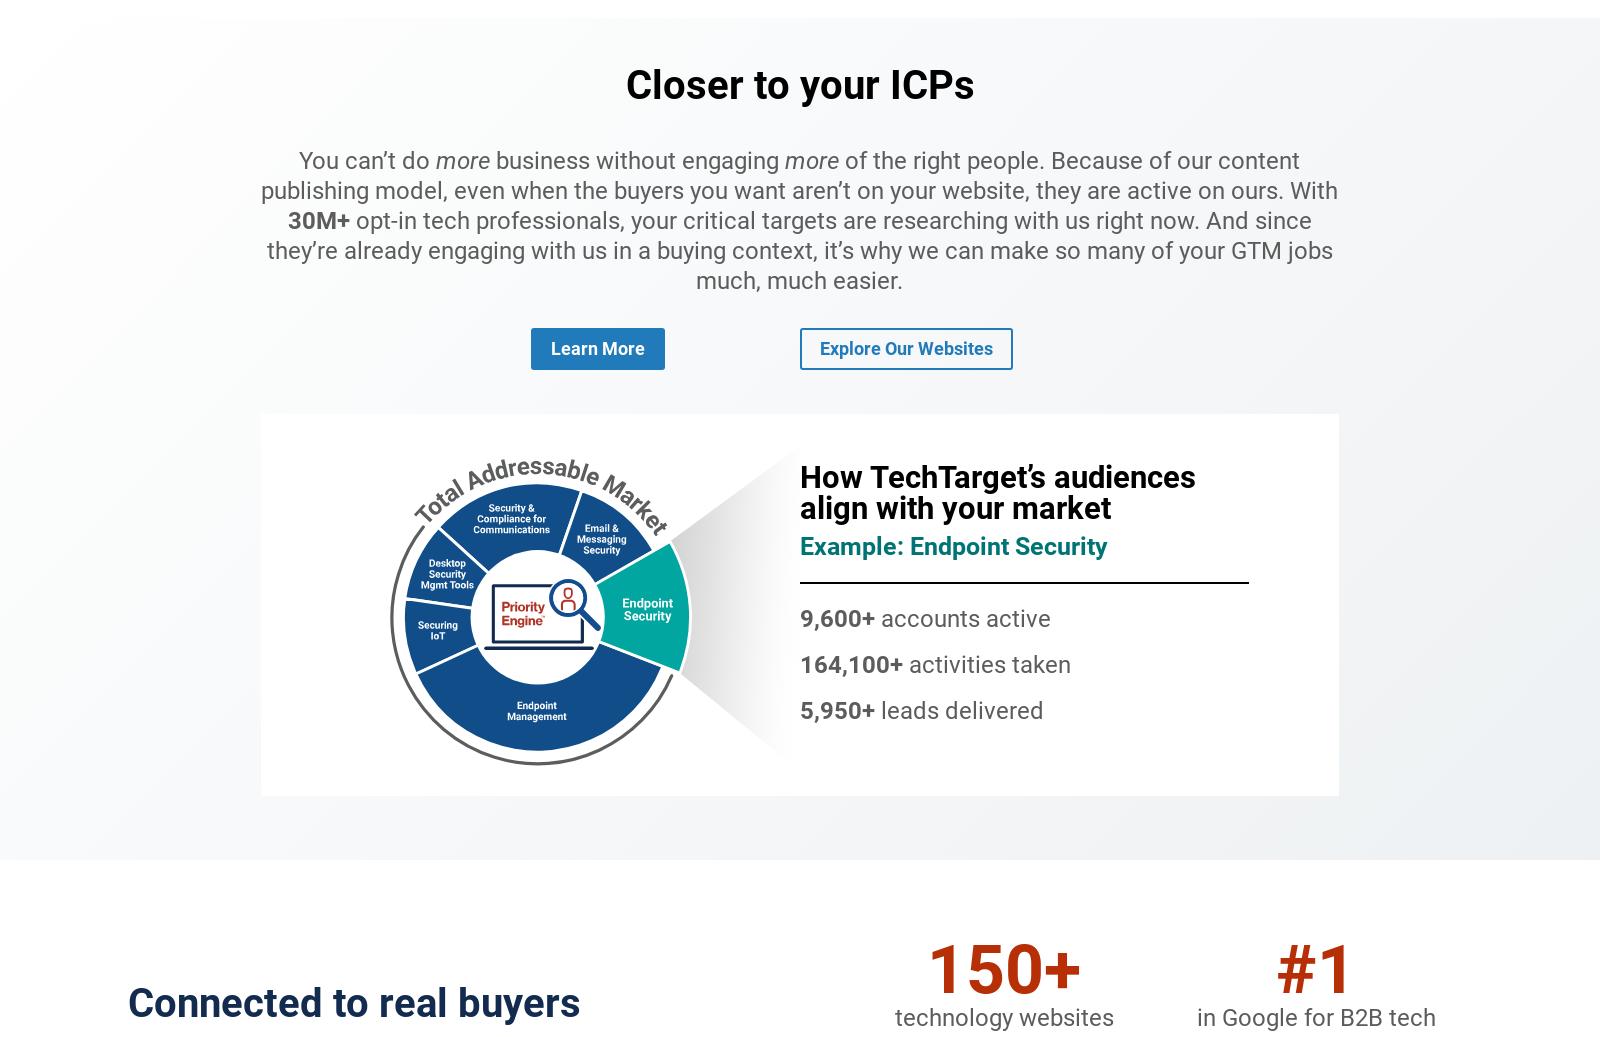 The height and width of the screenshot is (1037, 1600). What do you see at coordinates (799, 84) in the screenshot?
I see `'Closer to your ICPs'` at bounding box center [799, 84].